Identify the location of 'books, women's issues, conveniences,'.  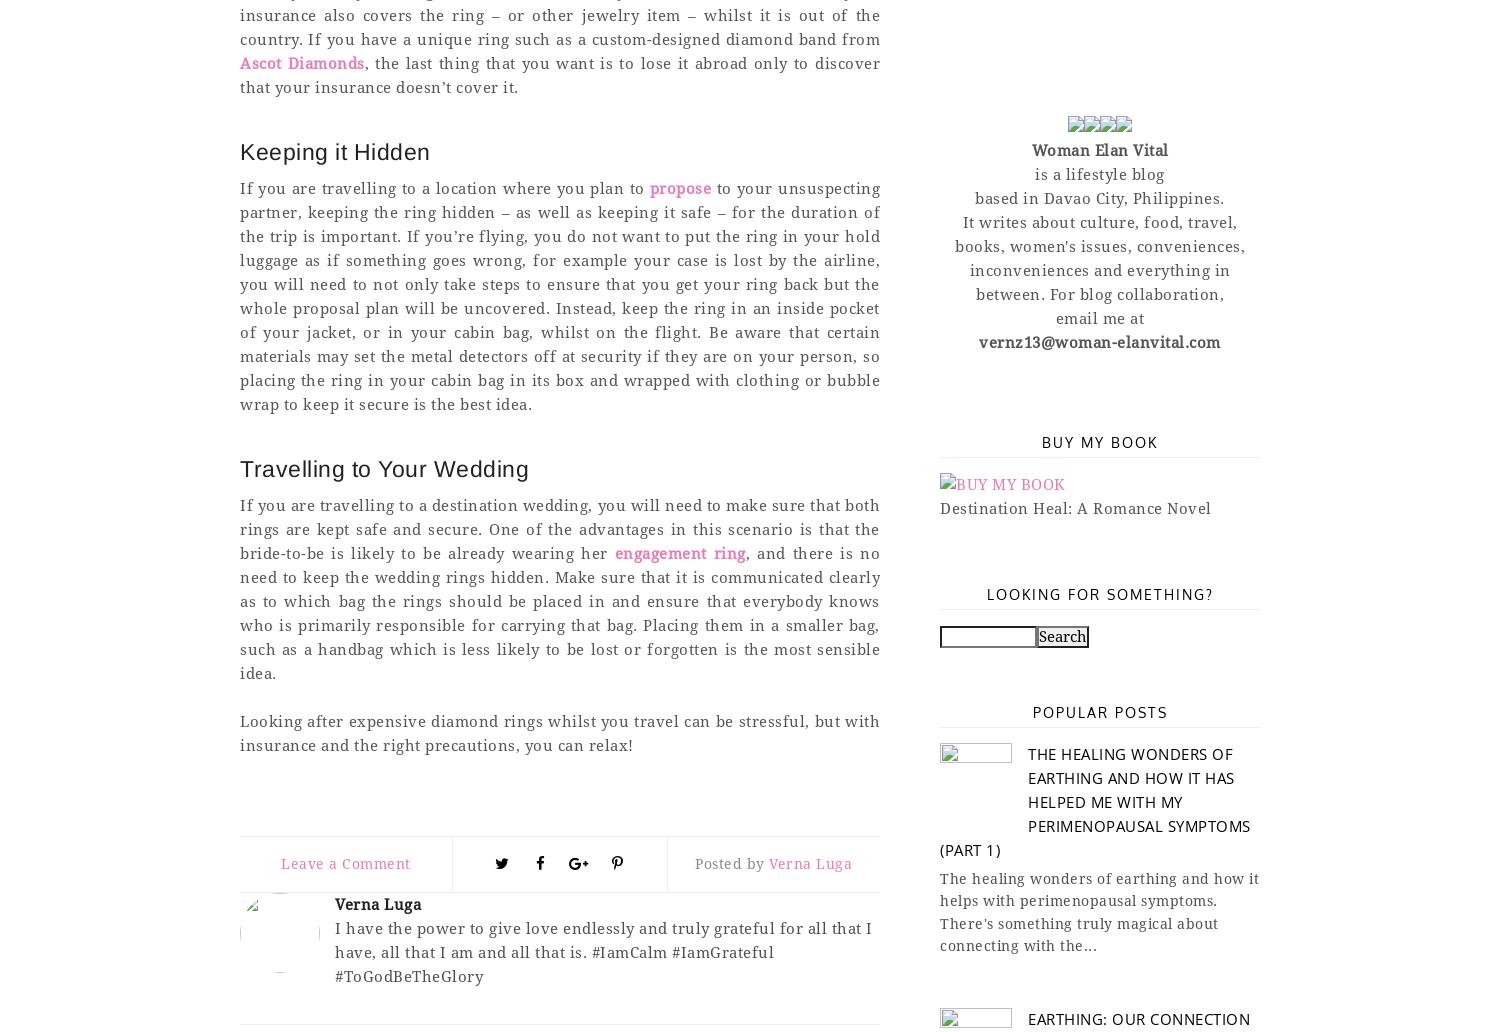
(1098, 245).